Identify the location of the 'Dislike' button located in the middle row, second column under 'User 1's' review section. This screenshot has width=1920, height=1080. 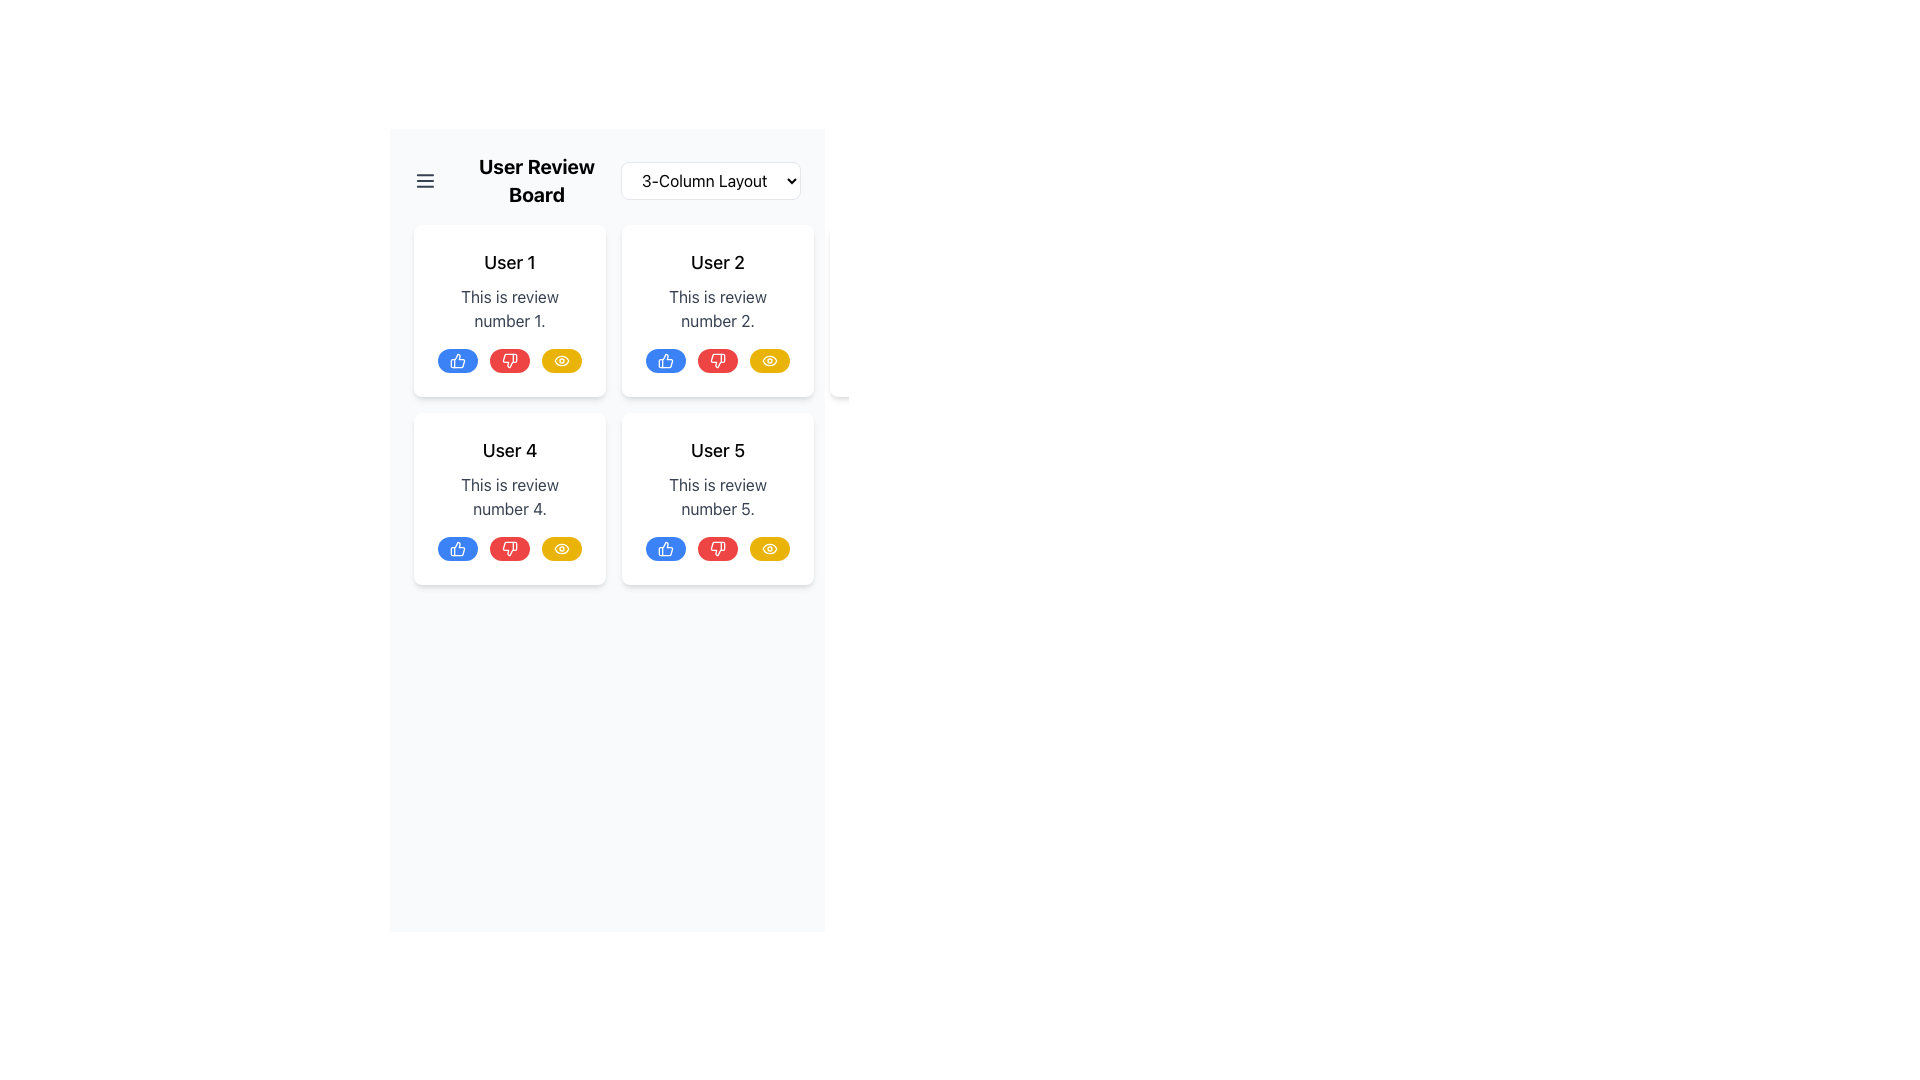
(509, 361).